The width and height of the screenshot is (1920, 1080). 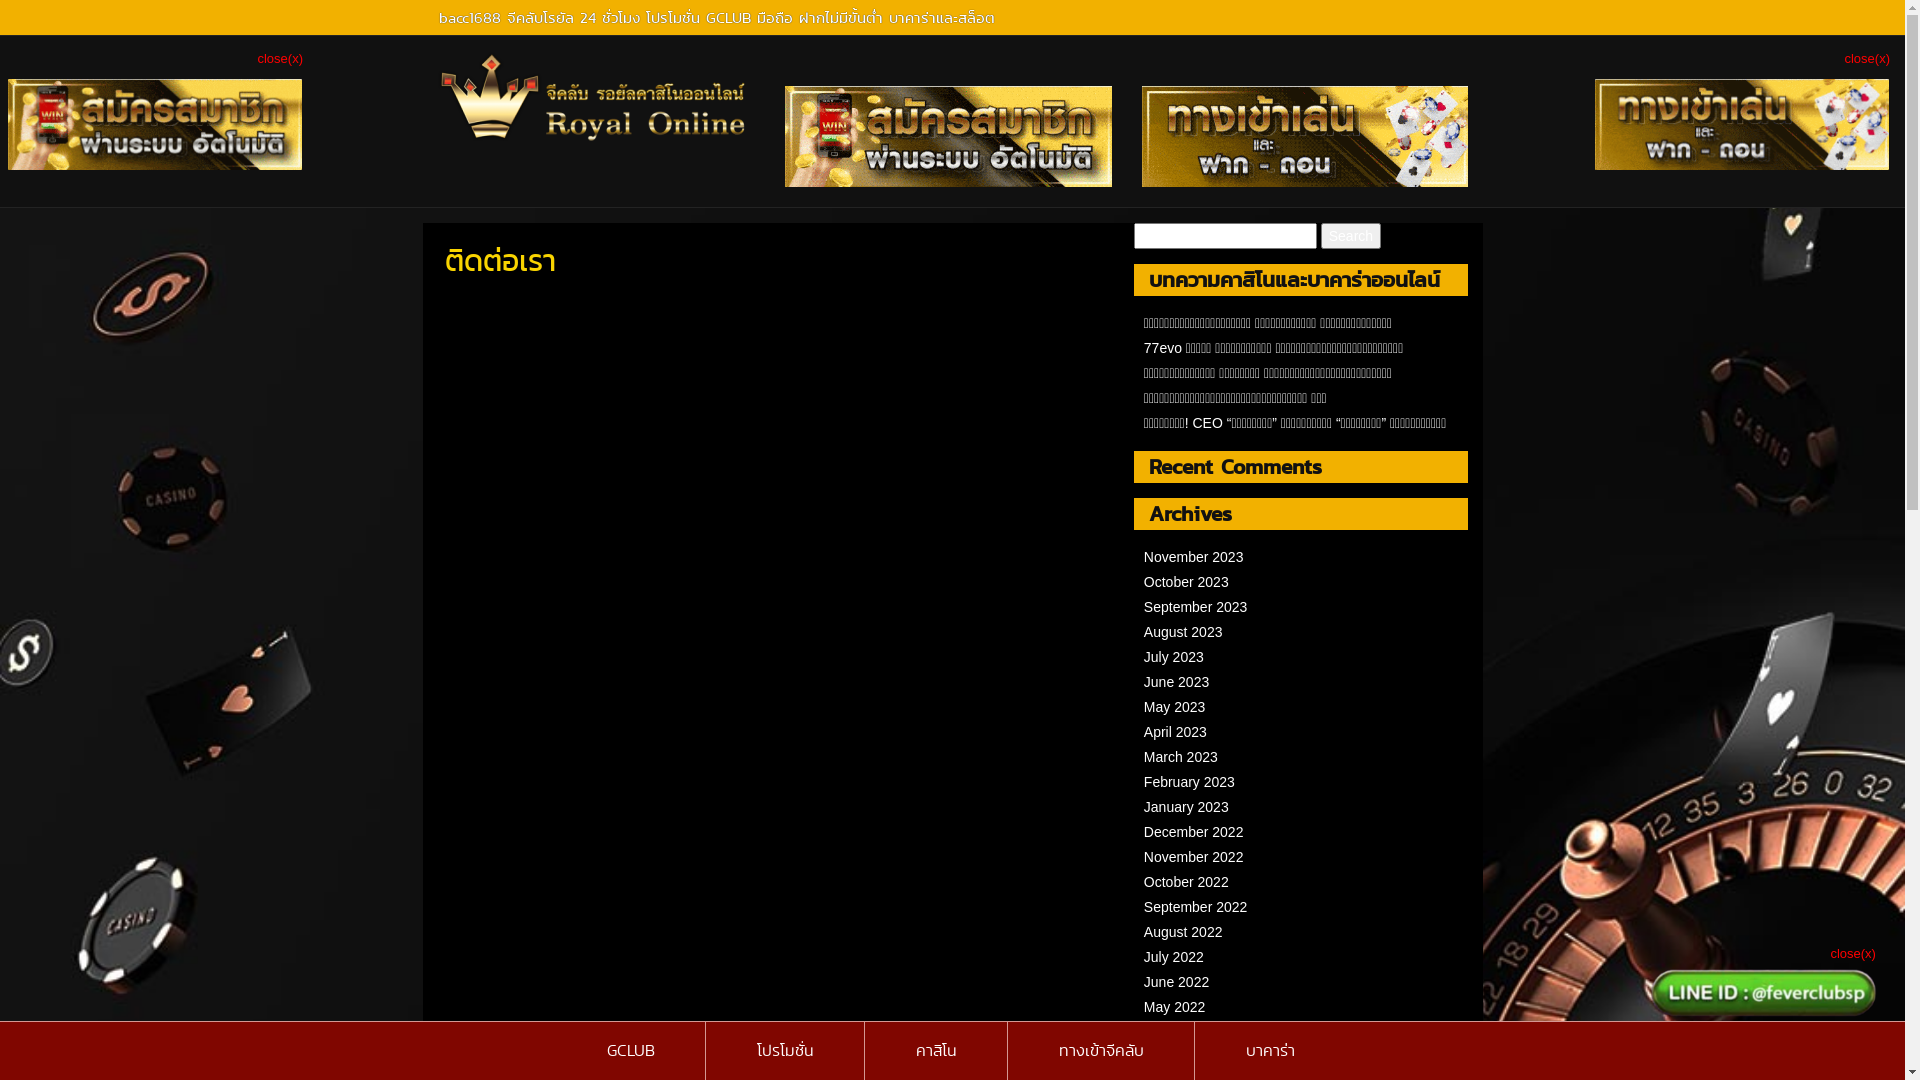 I want to click on 'April 2022', so click(x=1175, y=1032).